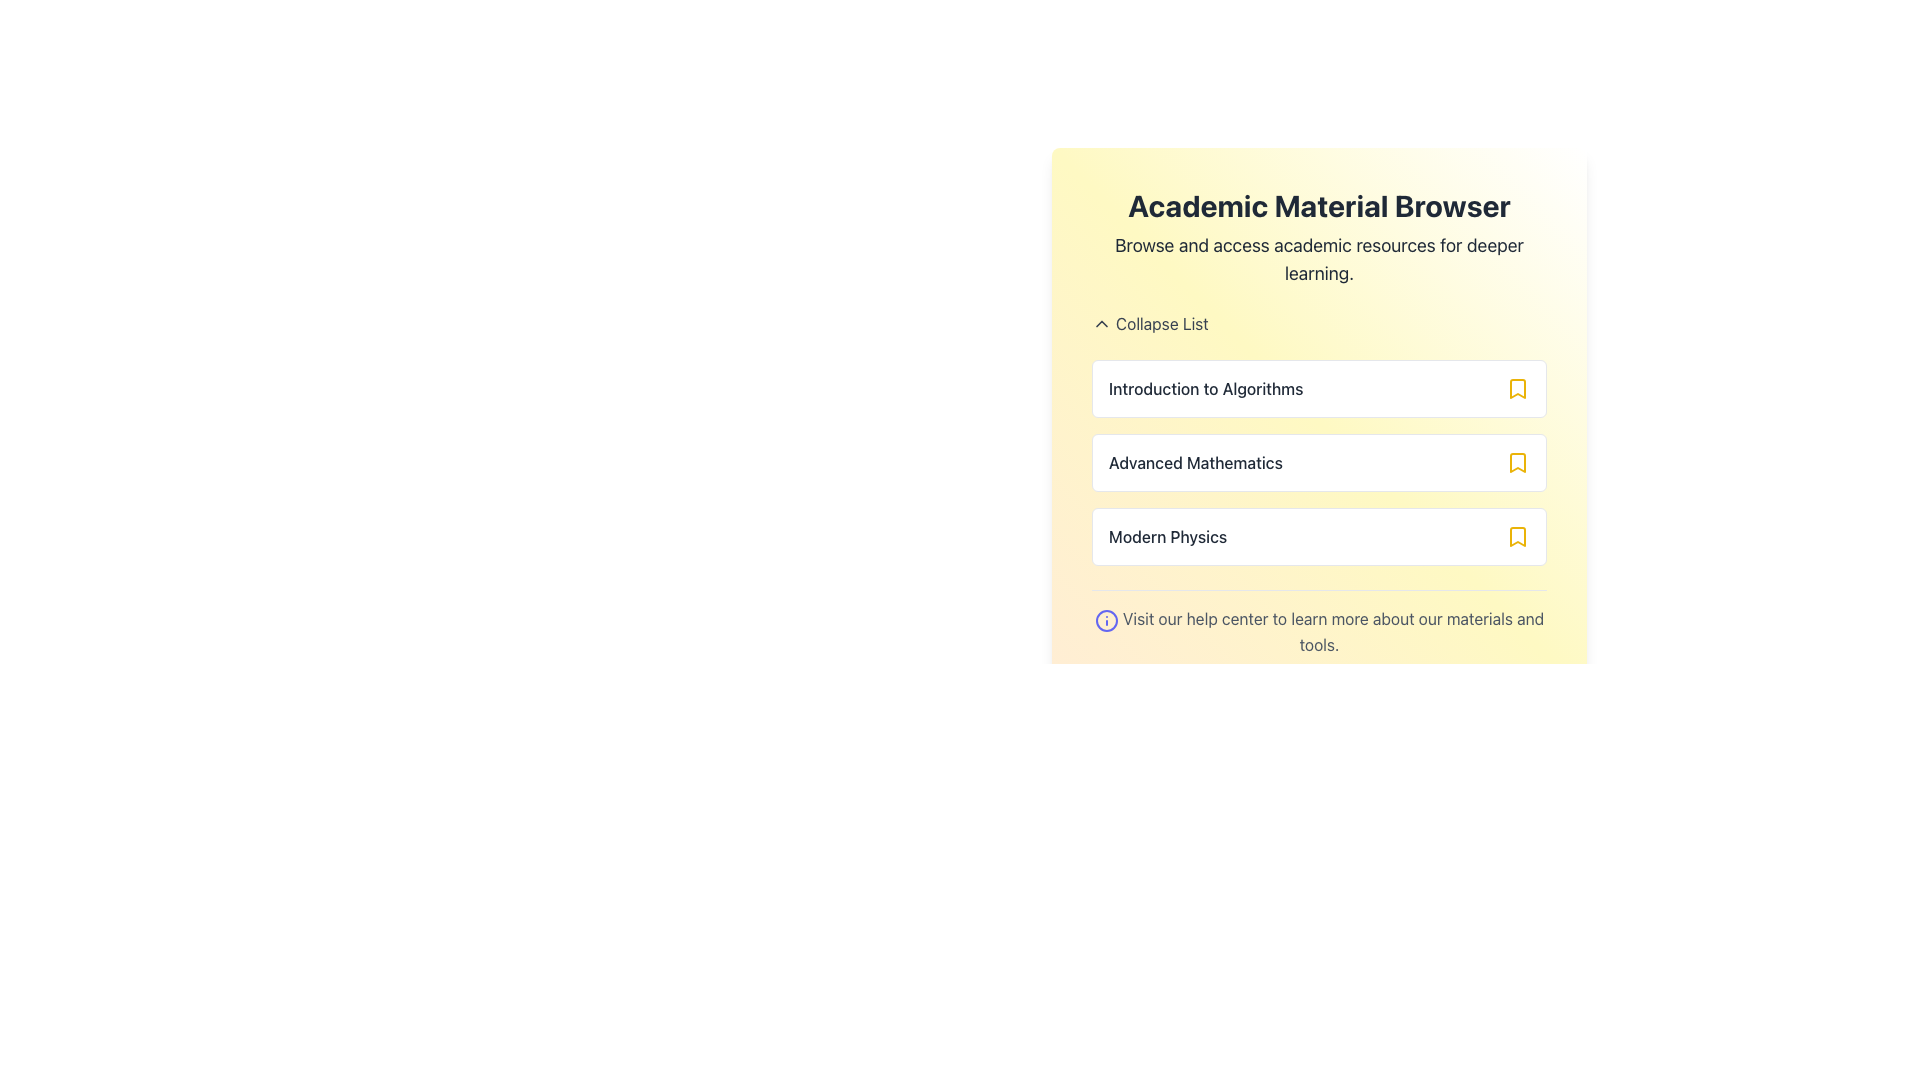 The height and width of the screenshot is (1080, 1920). Describe the element at coordinates (1517, 389) in the screenshot. I see `the yellow bookmark icon with a black outline` at that location.